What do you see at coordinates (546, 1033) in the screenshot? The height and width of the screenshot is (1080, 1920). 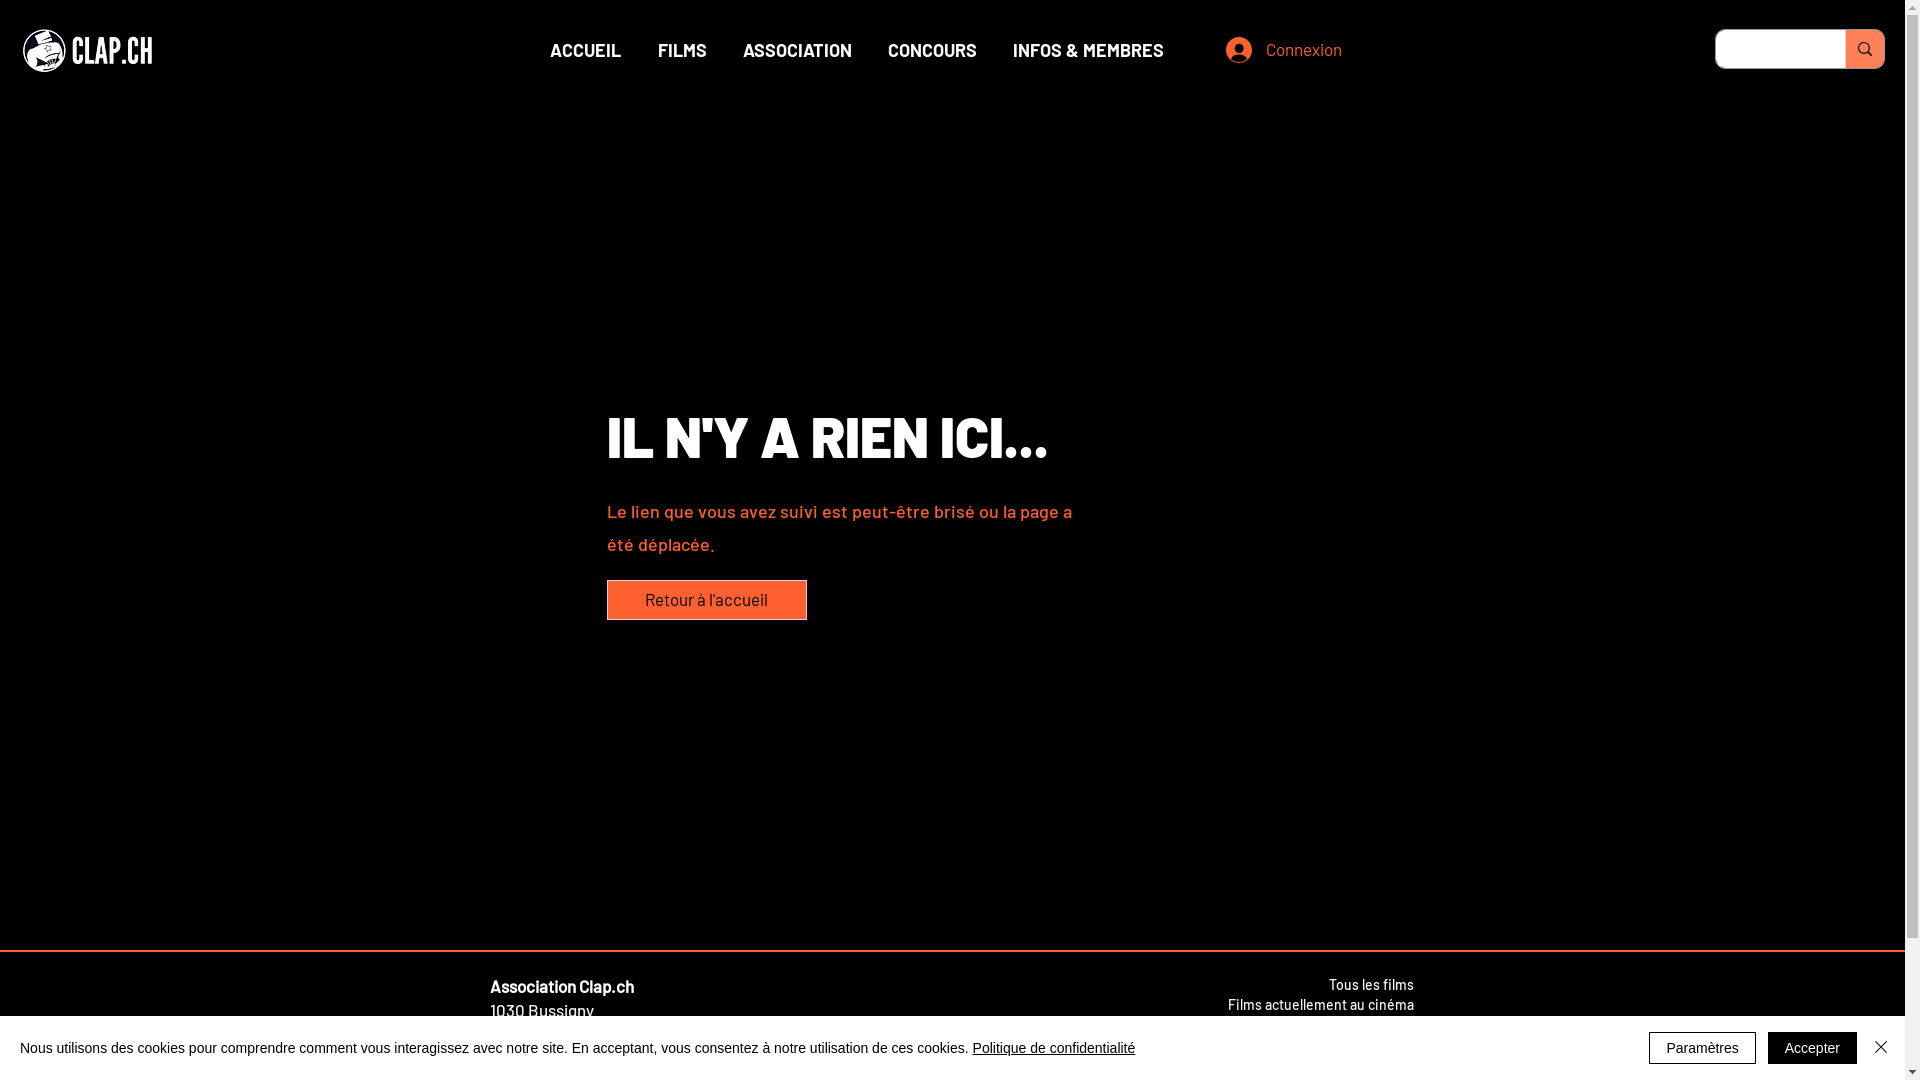 I see `'admin@clap.ch'` at bounding box center [546, 1033].